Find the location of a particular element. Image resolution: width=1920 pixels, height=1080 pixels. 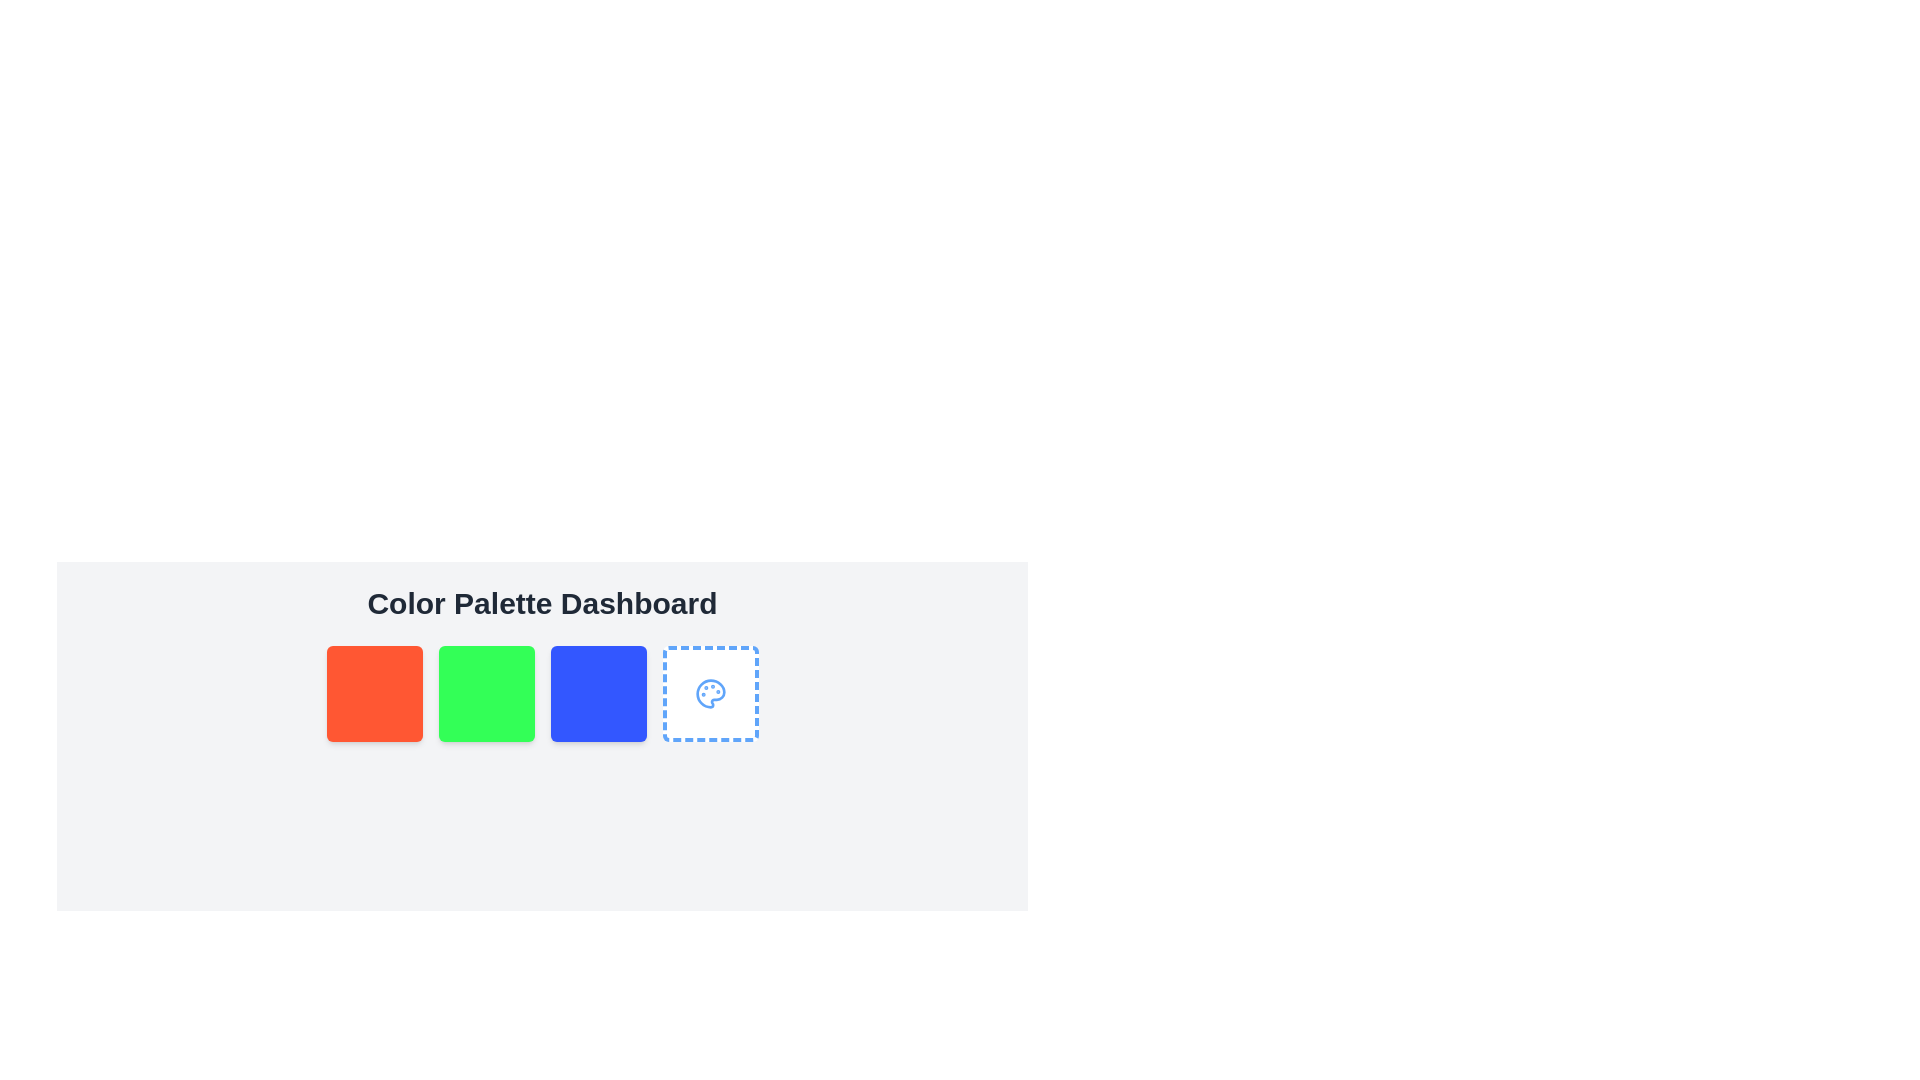

the fourth square block of the Color Palette Dashboard is located at coordinates (710, 693).